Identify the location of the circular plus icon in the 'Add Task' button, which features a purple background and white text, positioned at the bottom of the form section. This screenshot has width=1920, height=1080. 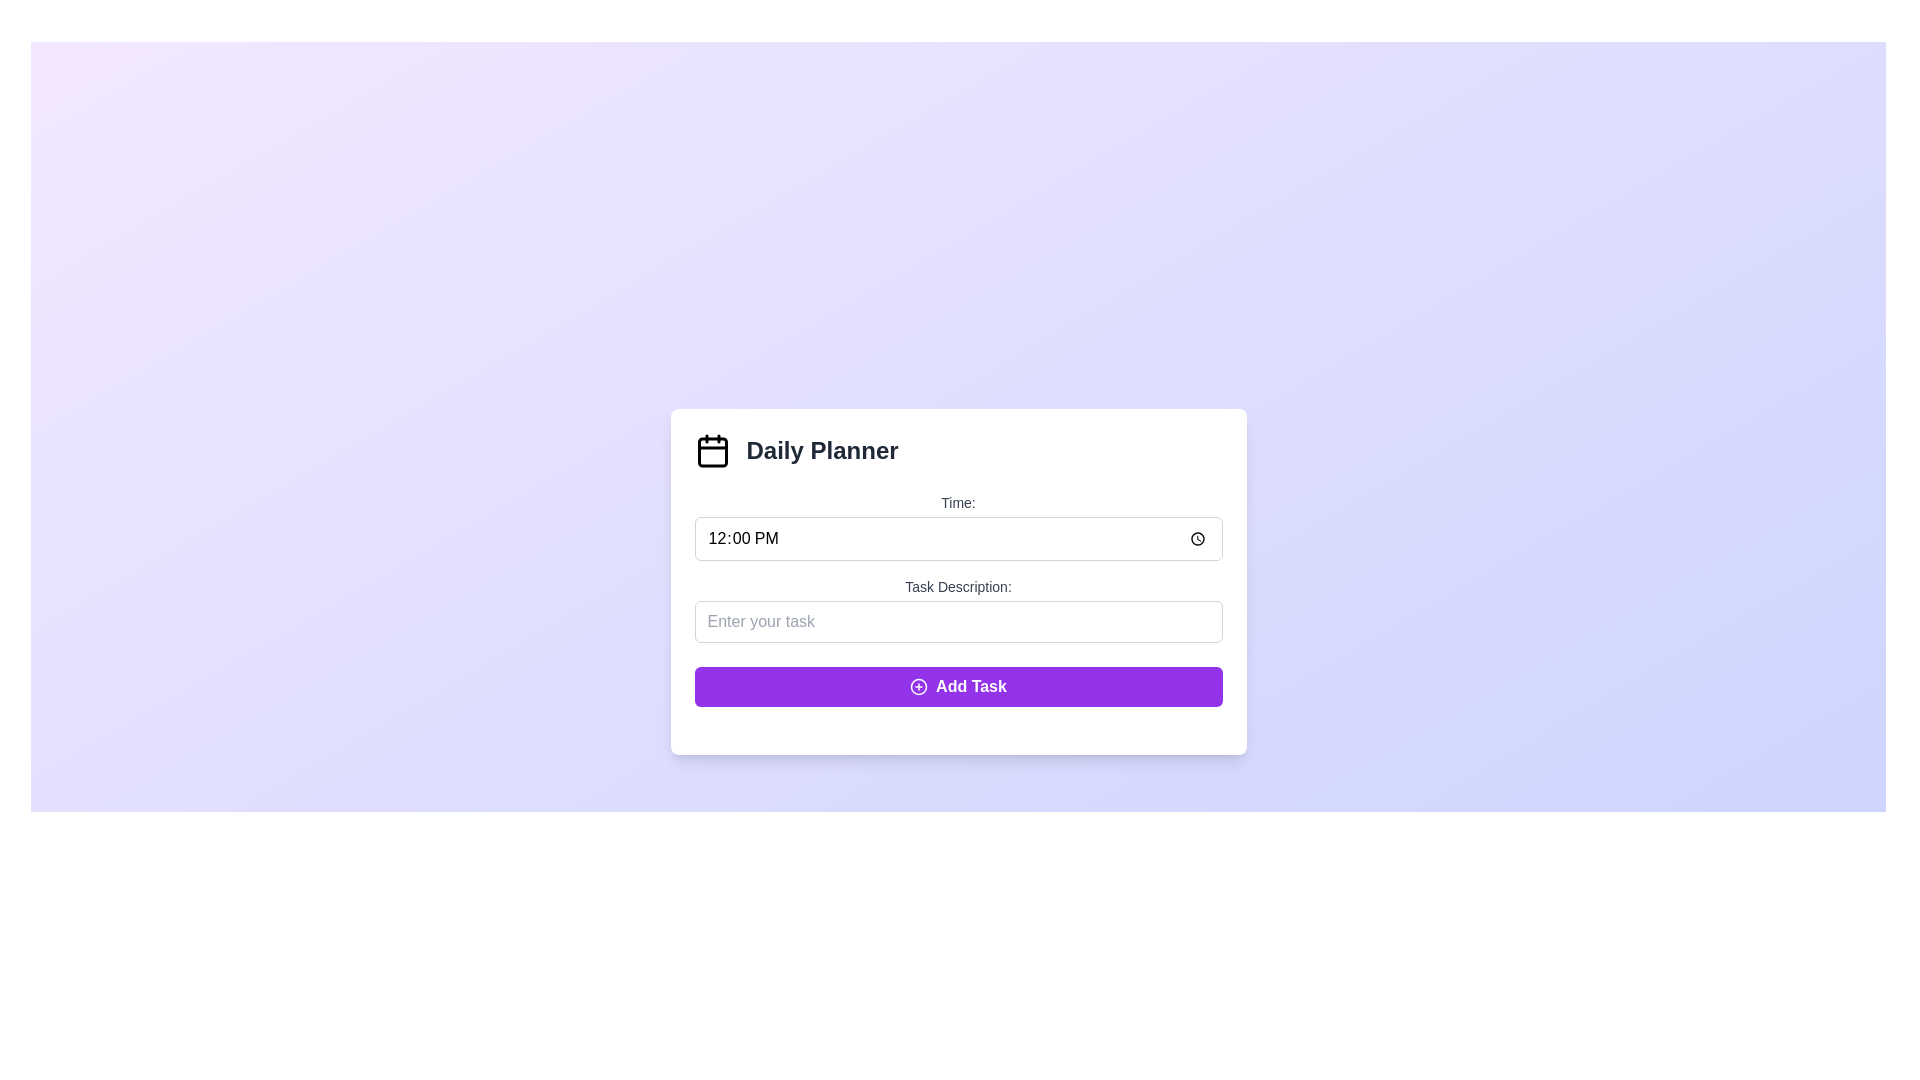
(918, 685).